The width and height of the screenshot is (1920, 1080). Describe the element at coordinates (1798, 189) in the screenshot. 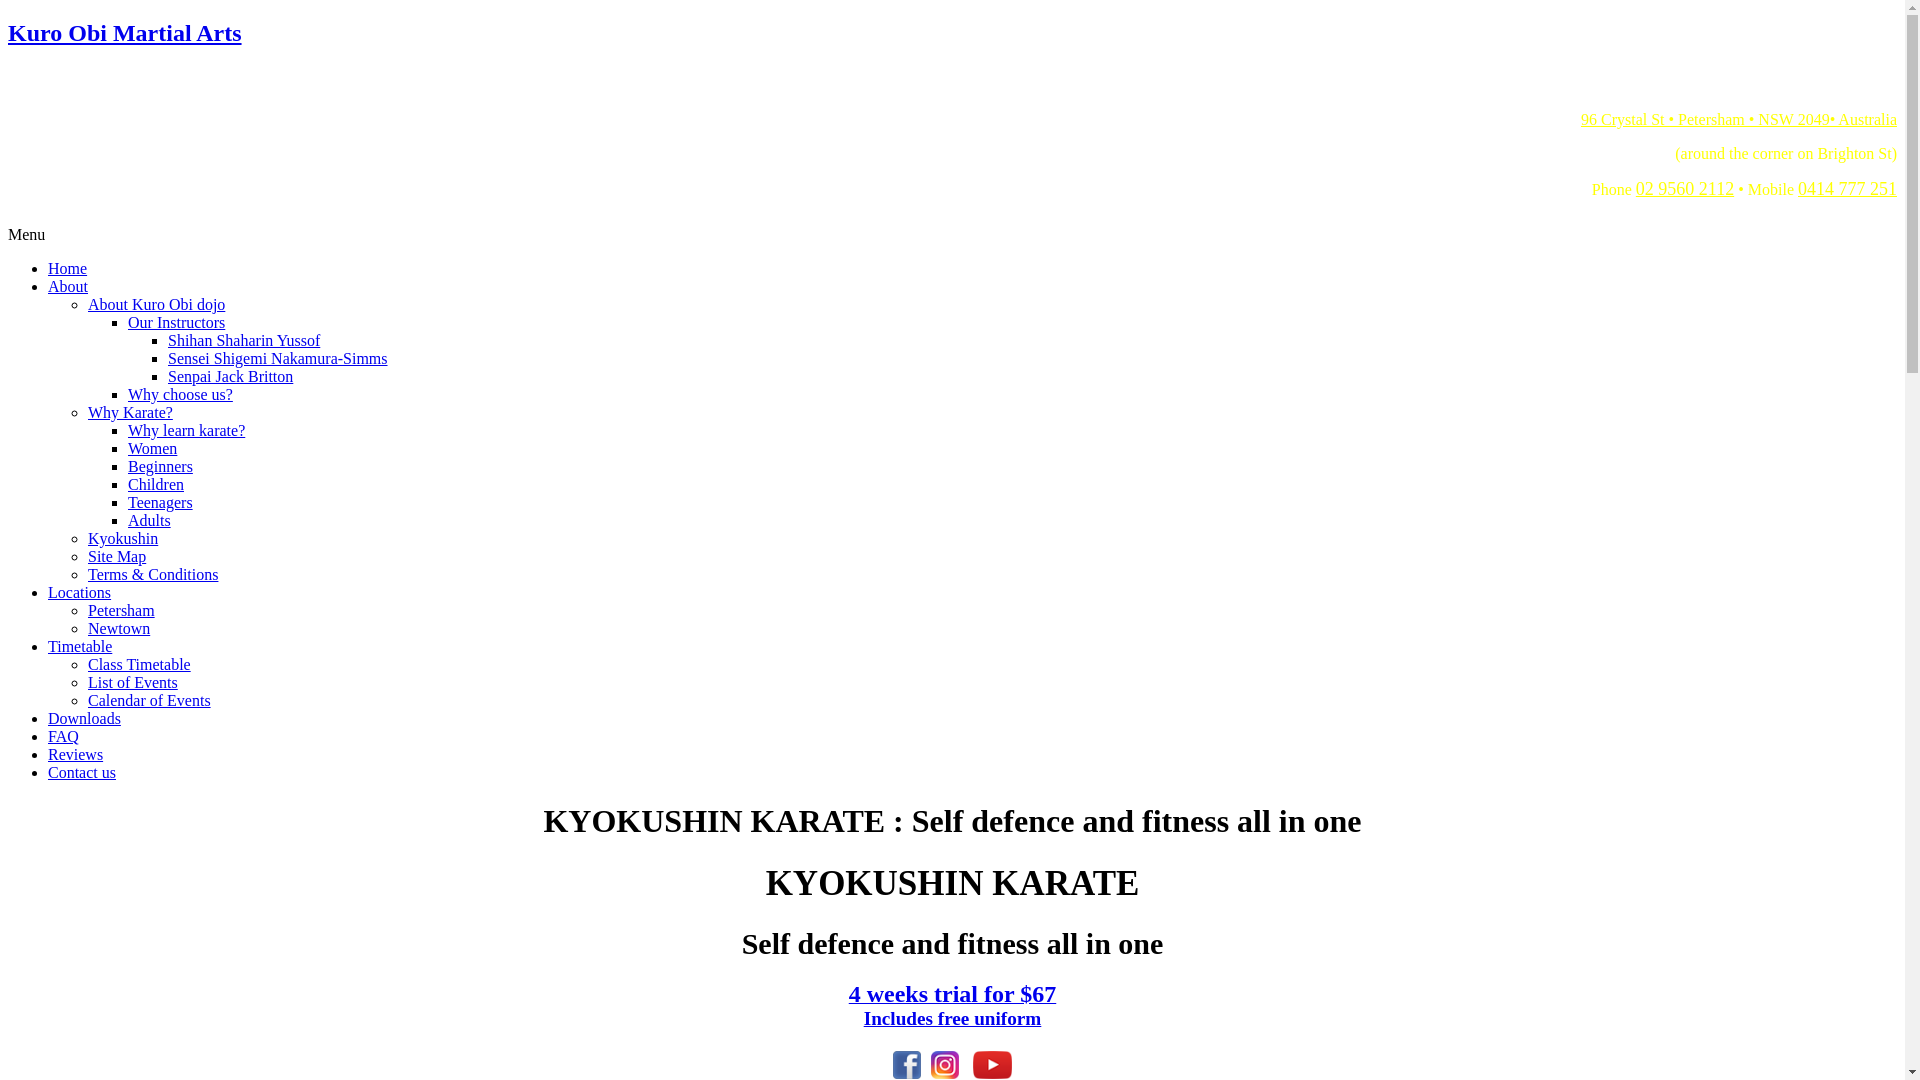

I see `'0414 777 251'` at that location.